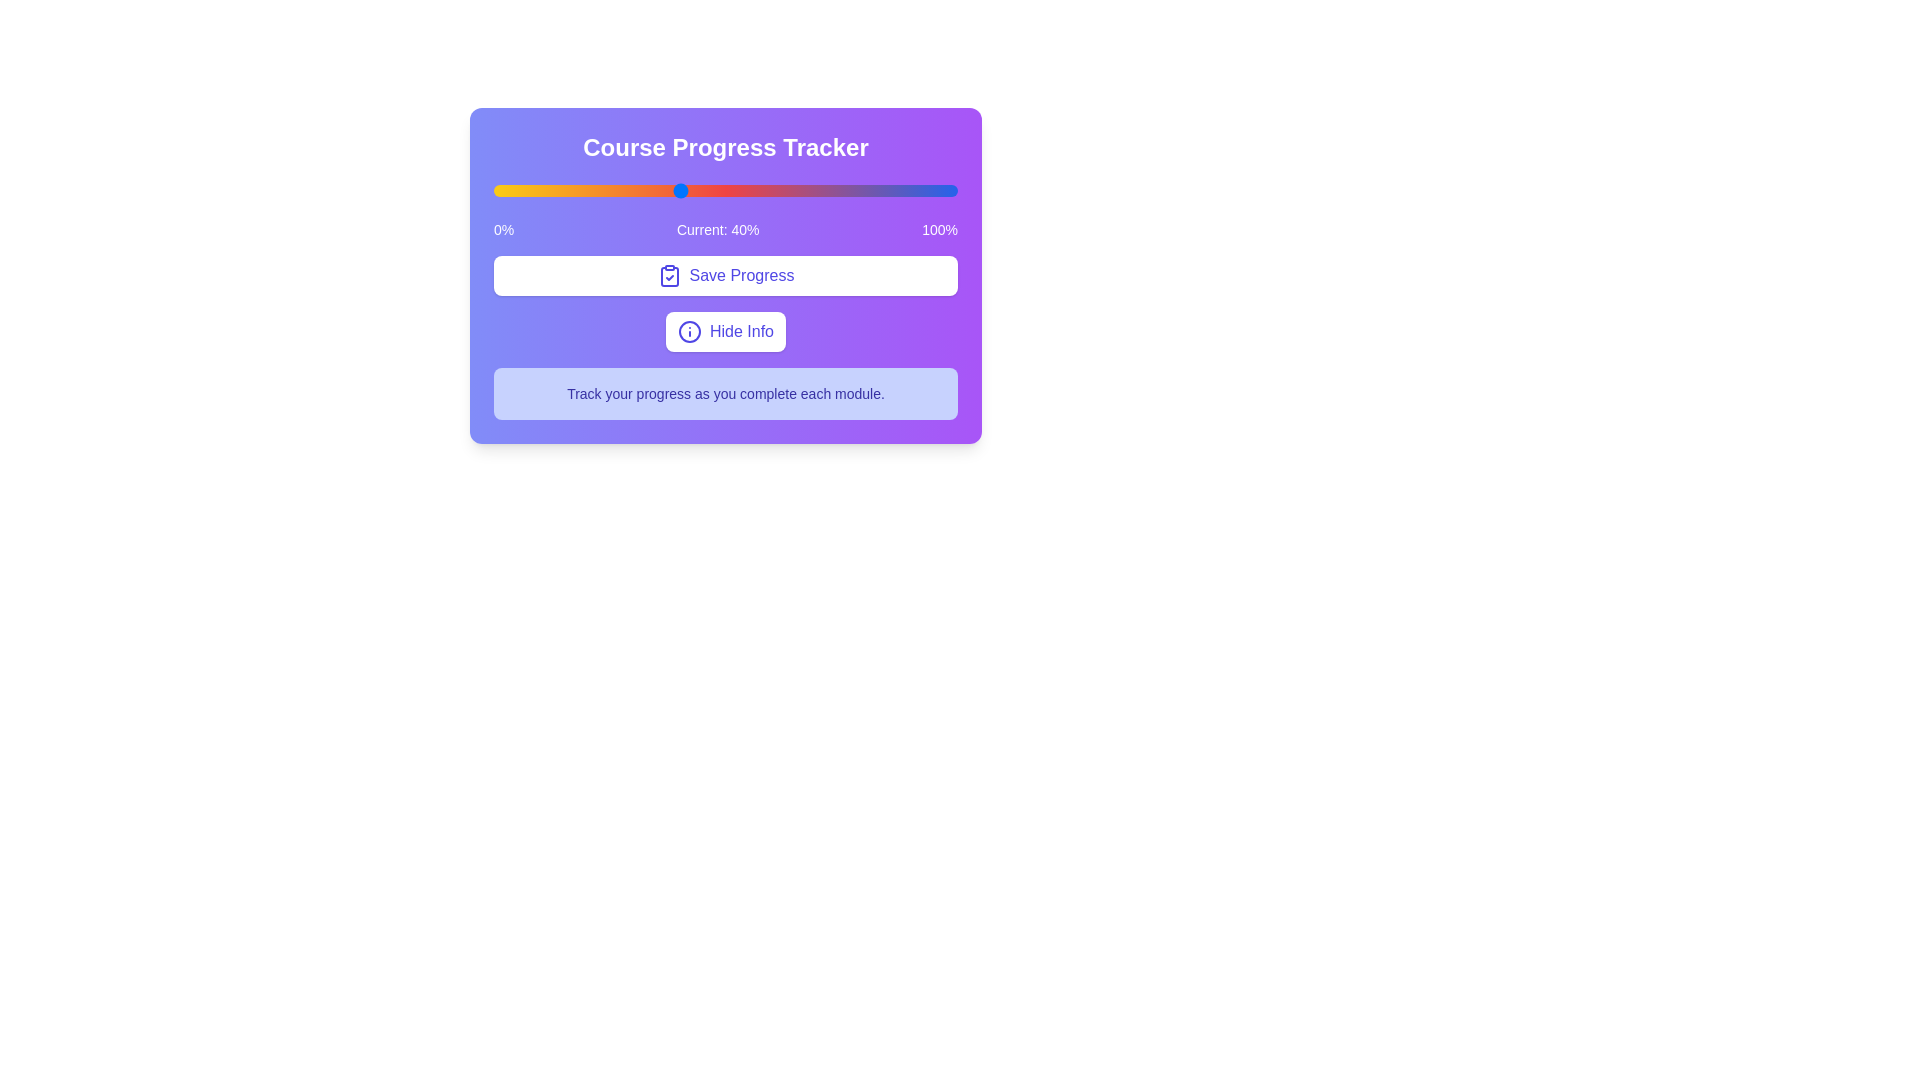 The width and height of the screenshot is (1920, 1080). Describe the element at coordinates (724, 237) in the screenshot. I see `the slider of the progress bar widget, which has a gradient color scheme and displays the current value as 'Current: 40%'` at that location.